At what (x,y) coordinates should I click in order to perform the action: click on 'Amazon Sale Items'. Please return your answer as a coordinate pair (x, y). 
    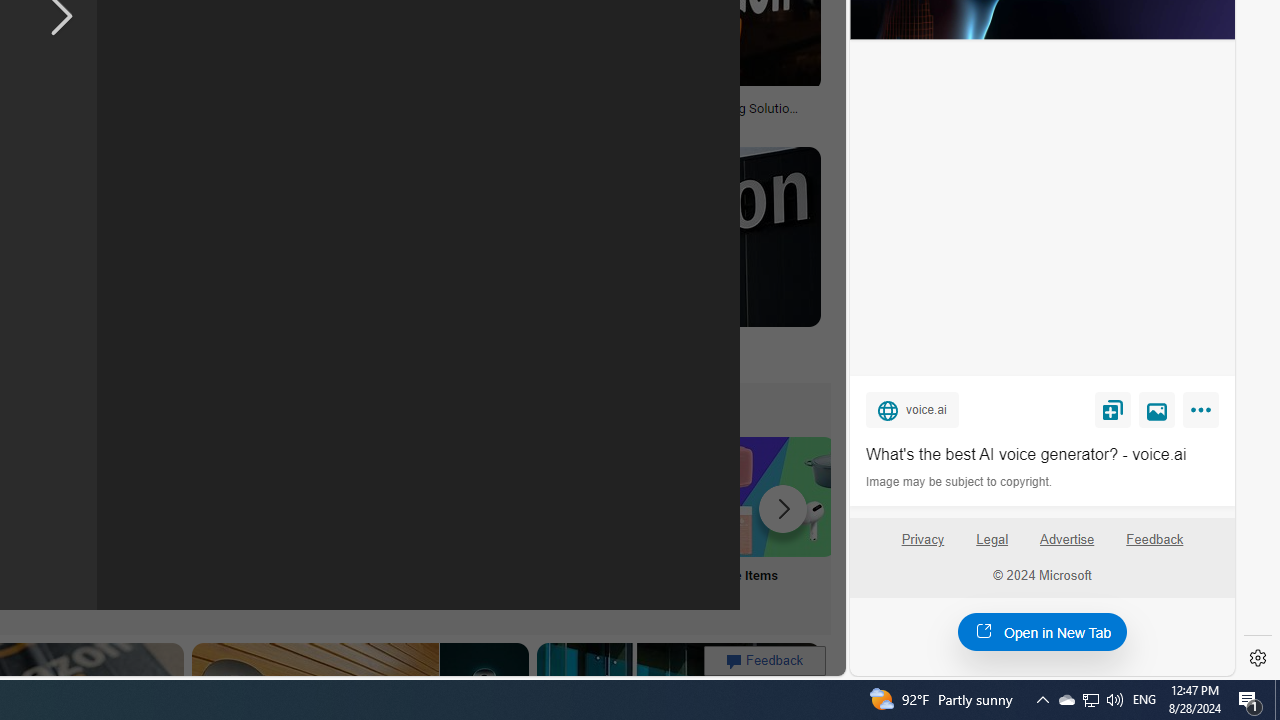
    Looking at the image, I should click on (774, 495).